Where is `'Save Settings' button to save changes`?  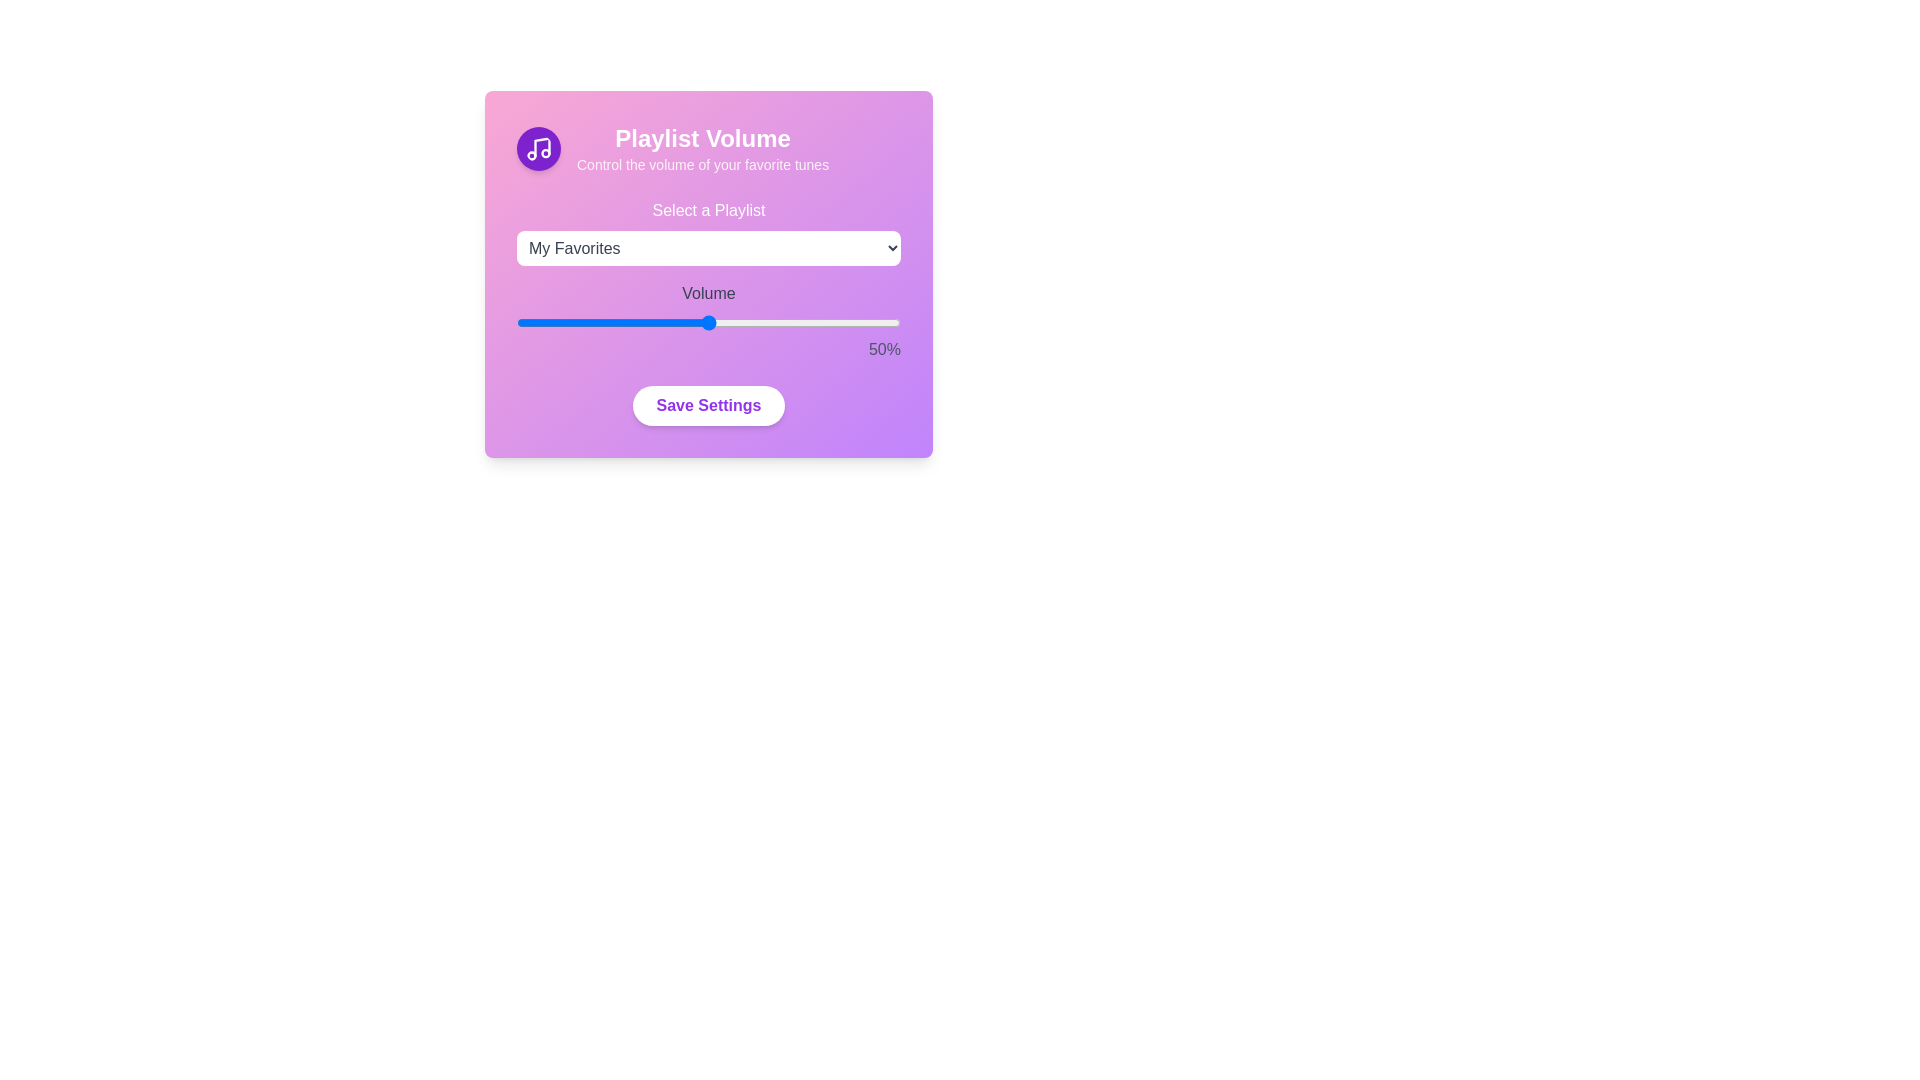 'Save Settings' button to save changes is located at coordinates (709, 405).